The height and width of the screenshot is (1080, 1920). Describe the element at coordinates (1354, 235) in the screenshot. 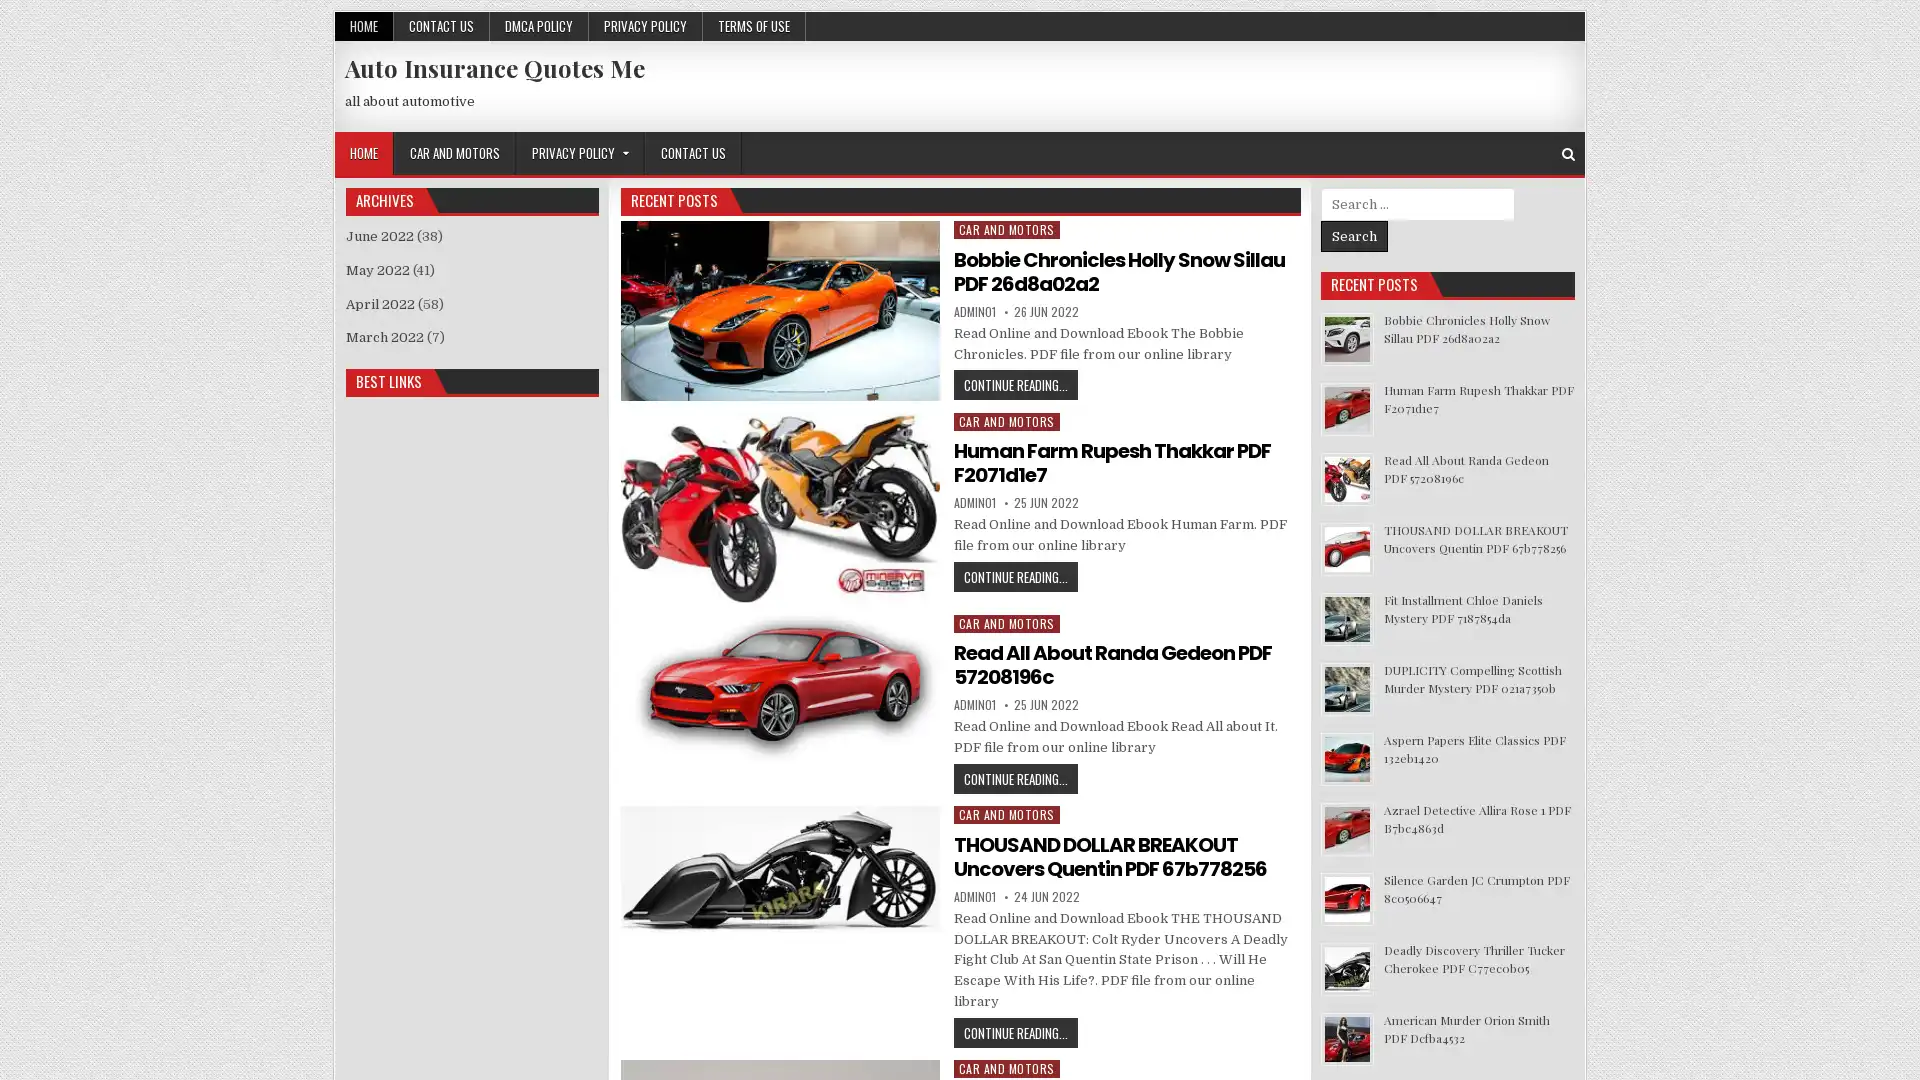

I see `Search` at that location.